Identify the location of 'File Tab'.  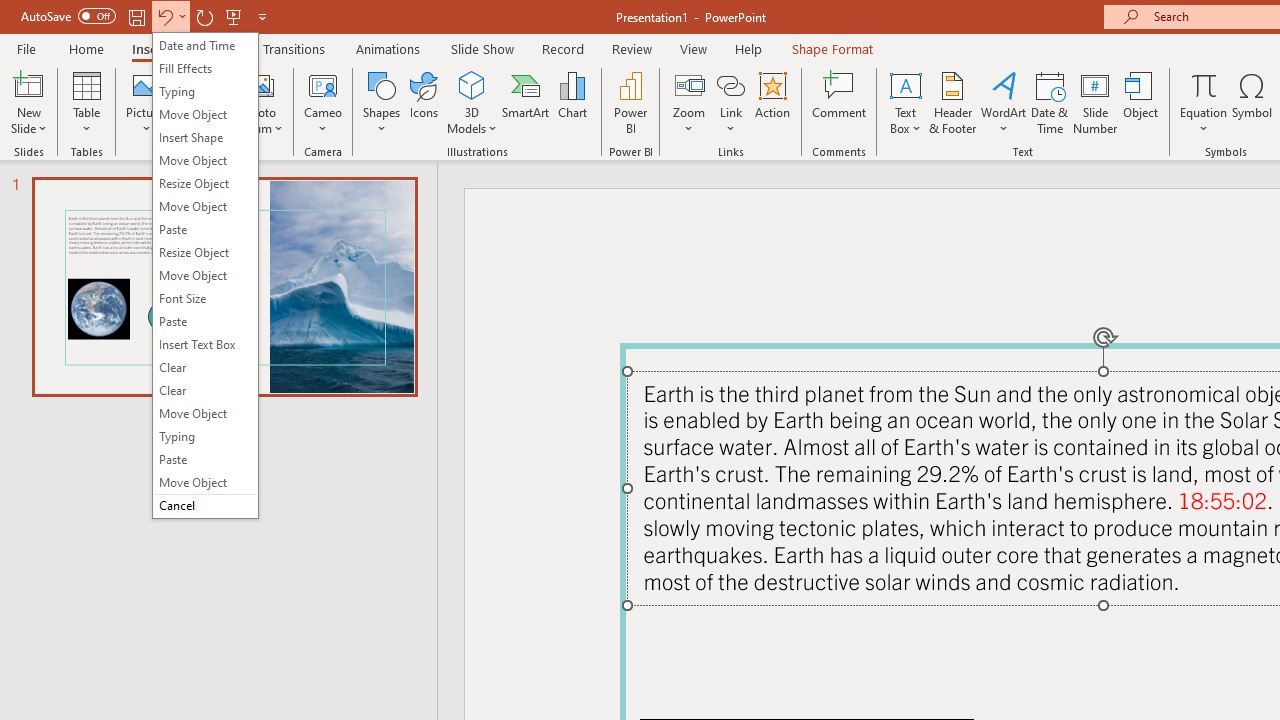
(26, 47).